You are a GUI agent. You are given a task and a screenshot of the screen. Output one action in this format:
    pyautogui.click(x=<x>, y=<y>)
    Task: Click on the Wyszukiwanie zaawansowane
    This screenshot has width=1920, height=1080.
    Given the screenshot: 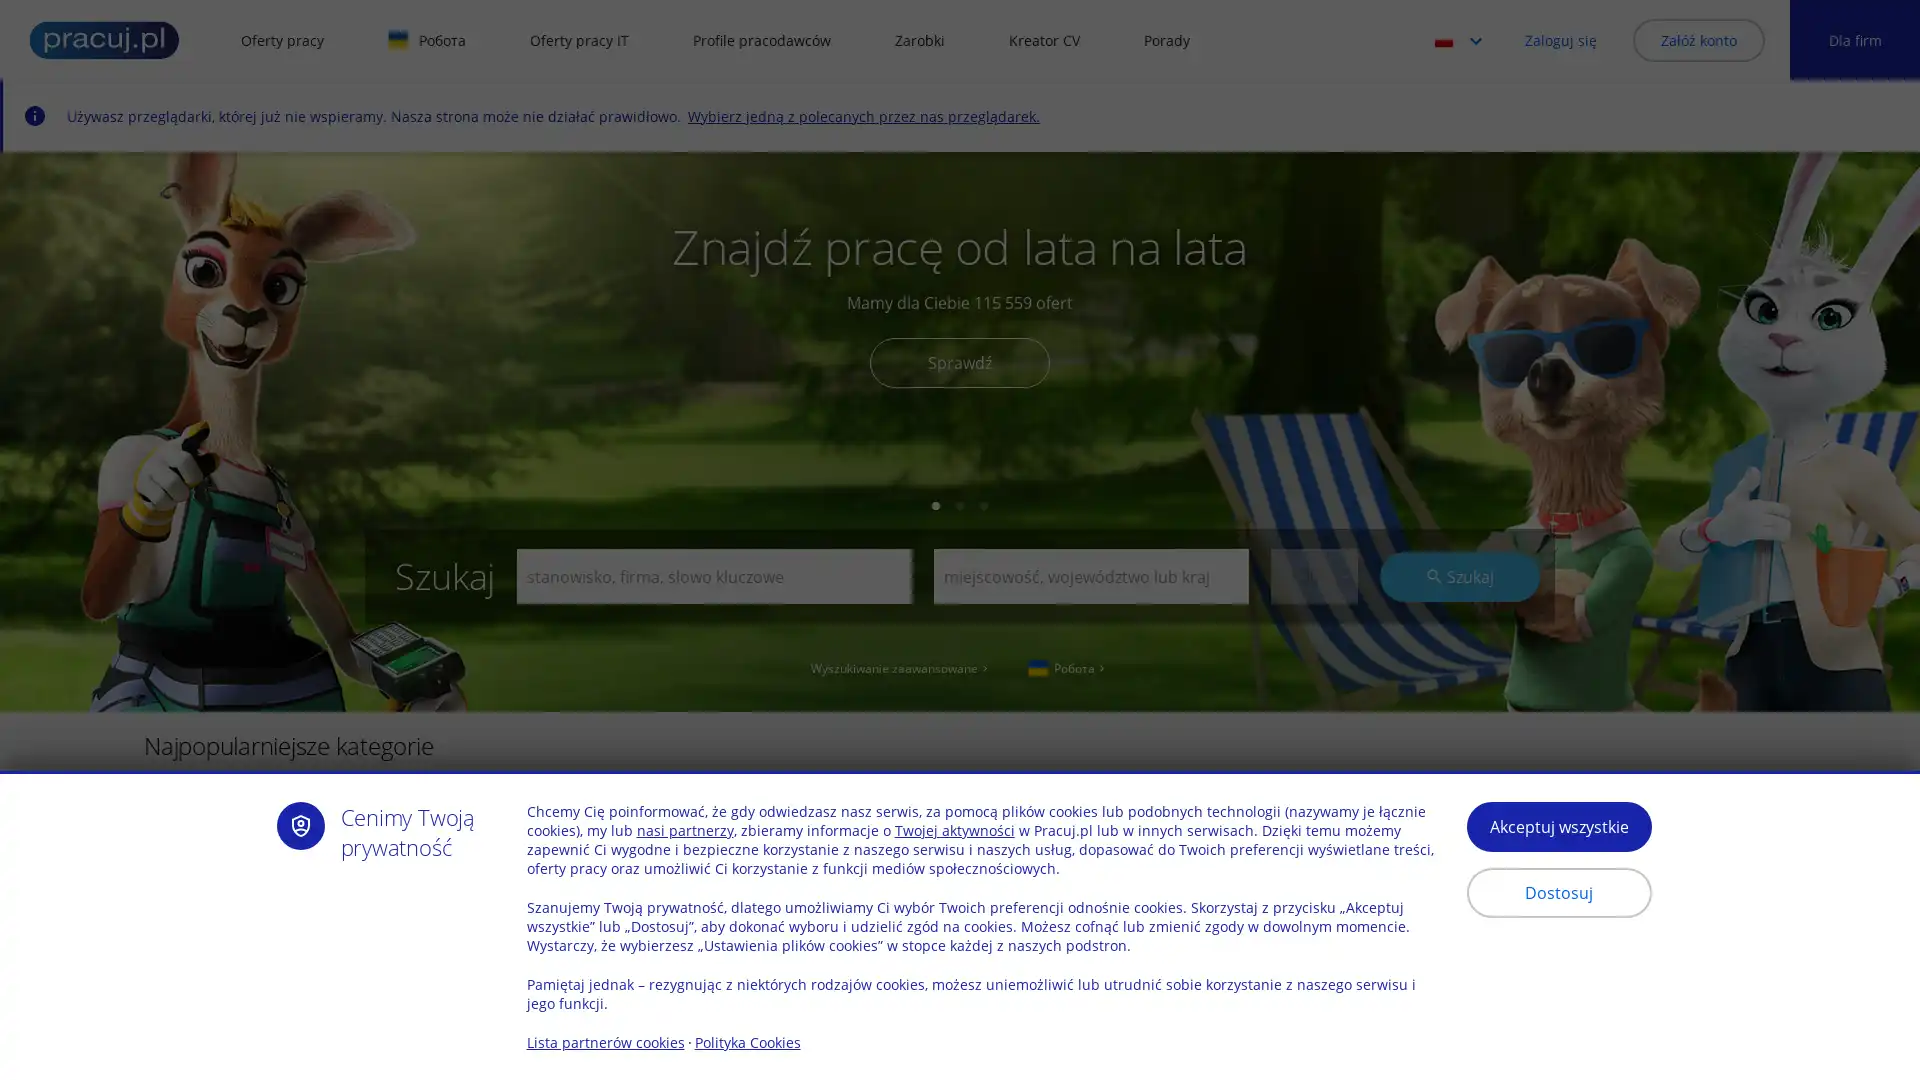 What is the action you would take?
    pyautogui.click(x=900, y=667)
    